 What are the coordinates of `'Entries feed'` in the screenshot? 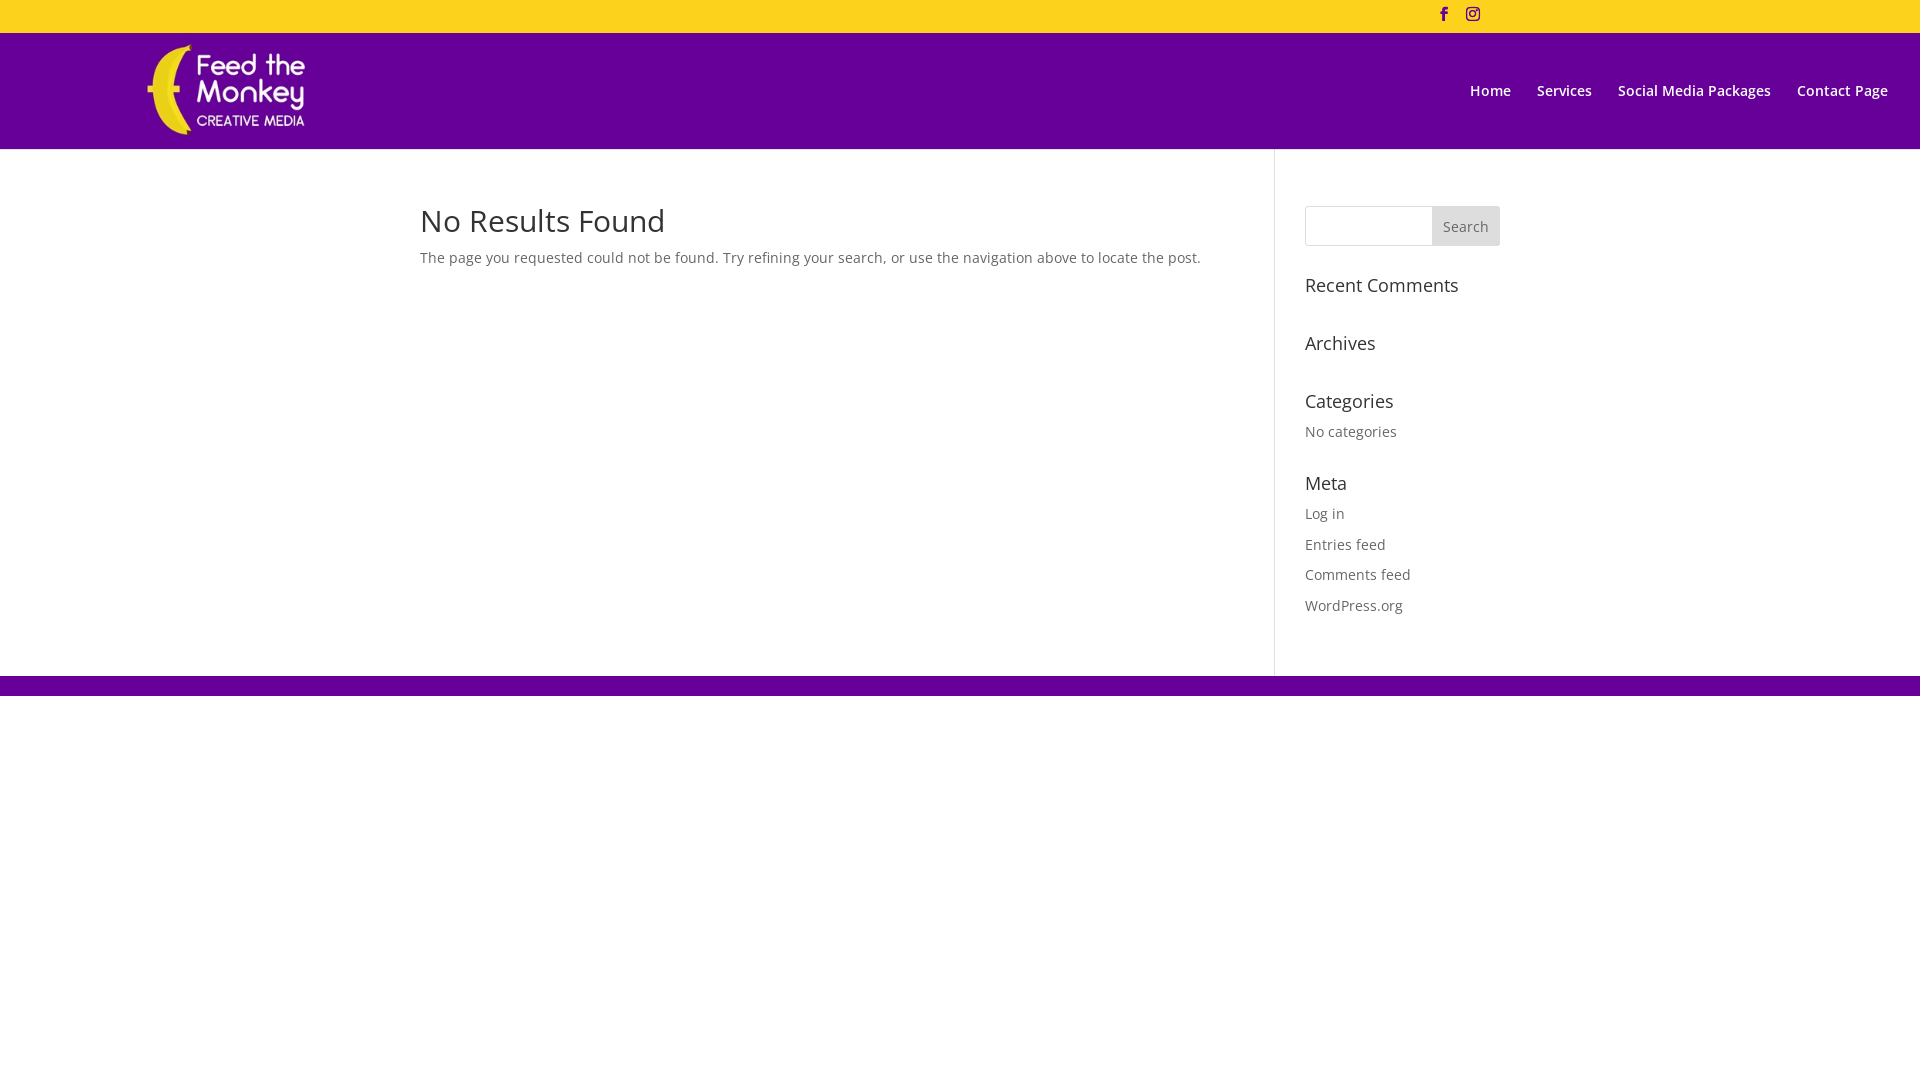 It's located at (1345, 544).